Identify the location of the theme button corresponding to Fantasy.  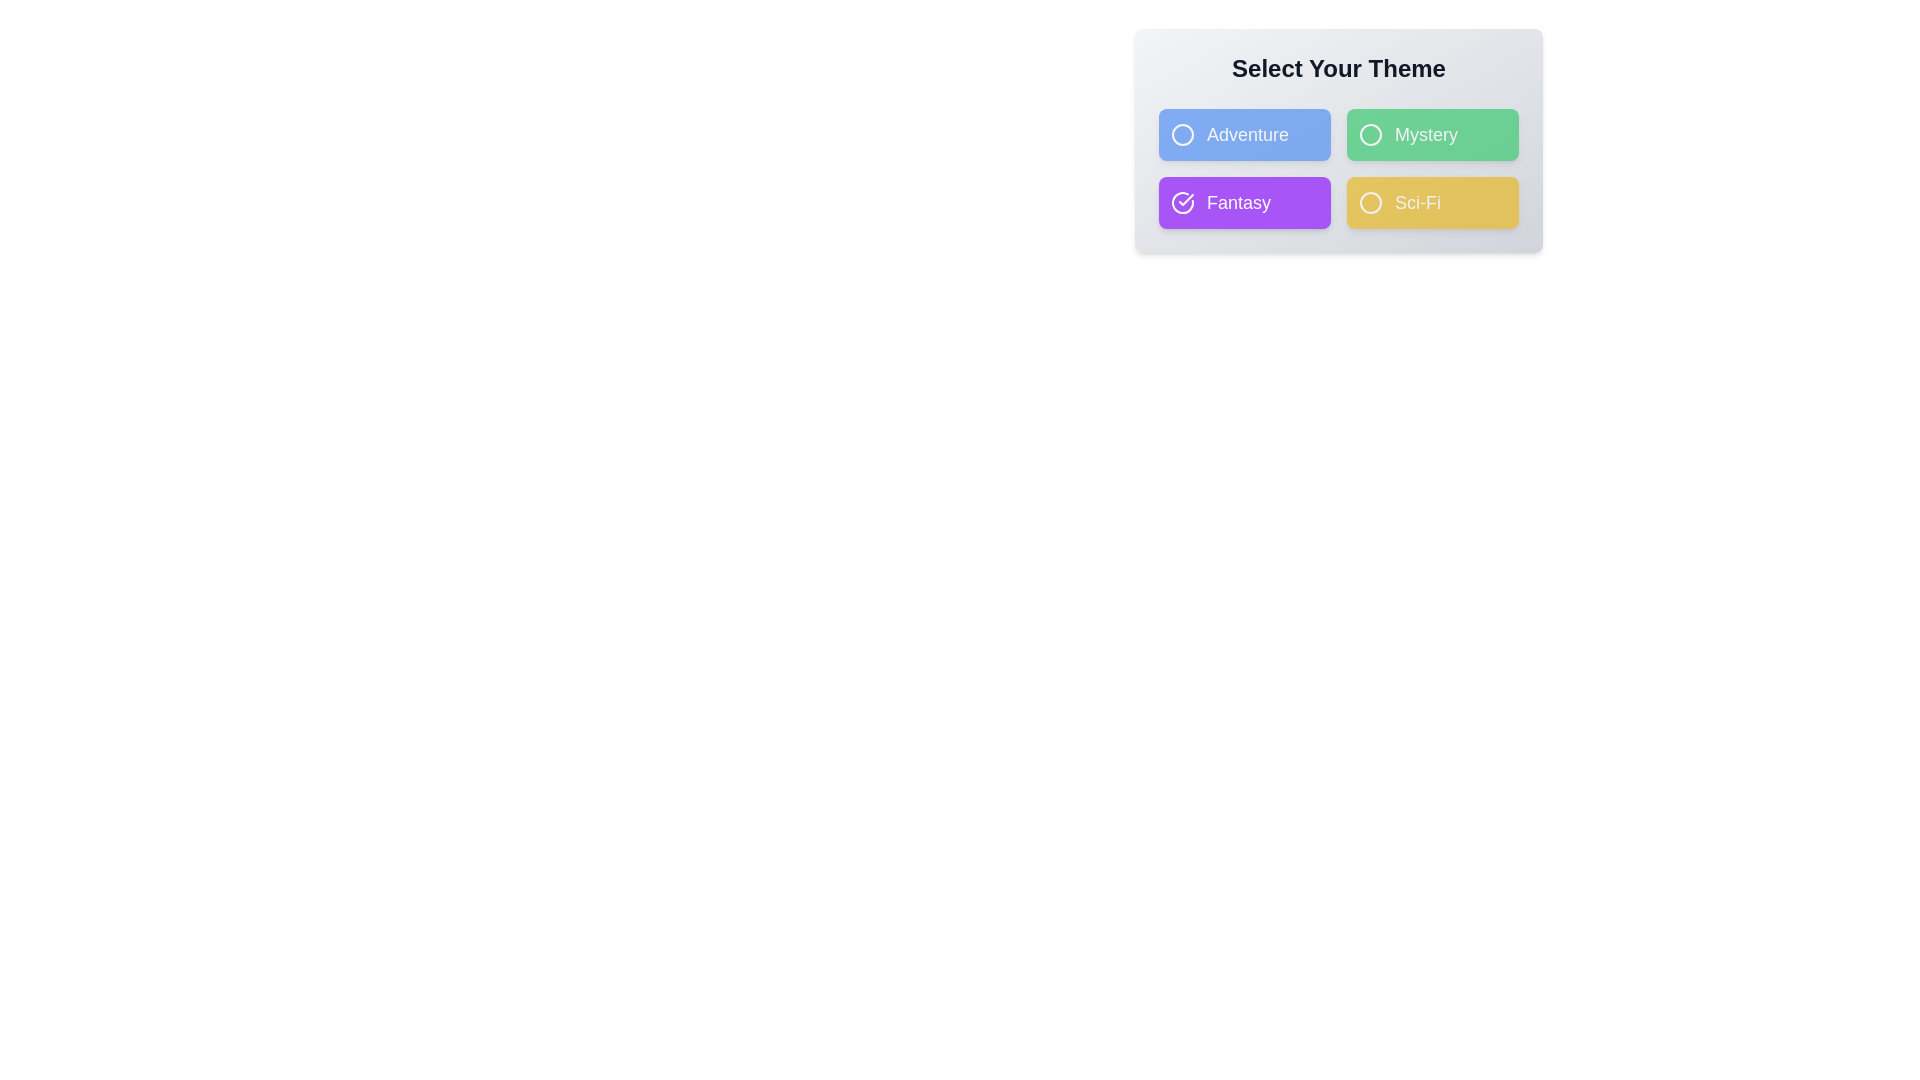
(1243, 203).